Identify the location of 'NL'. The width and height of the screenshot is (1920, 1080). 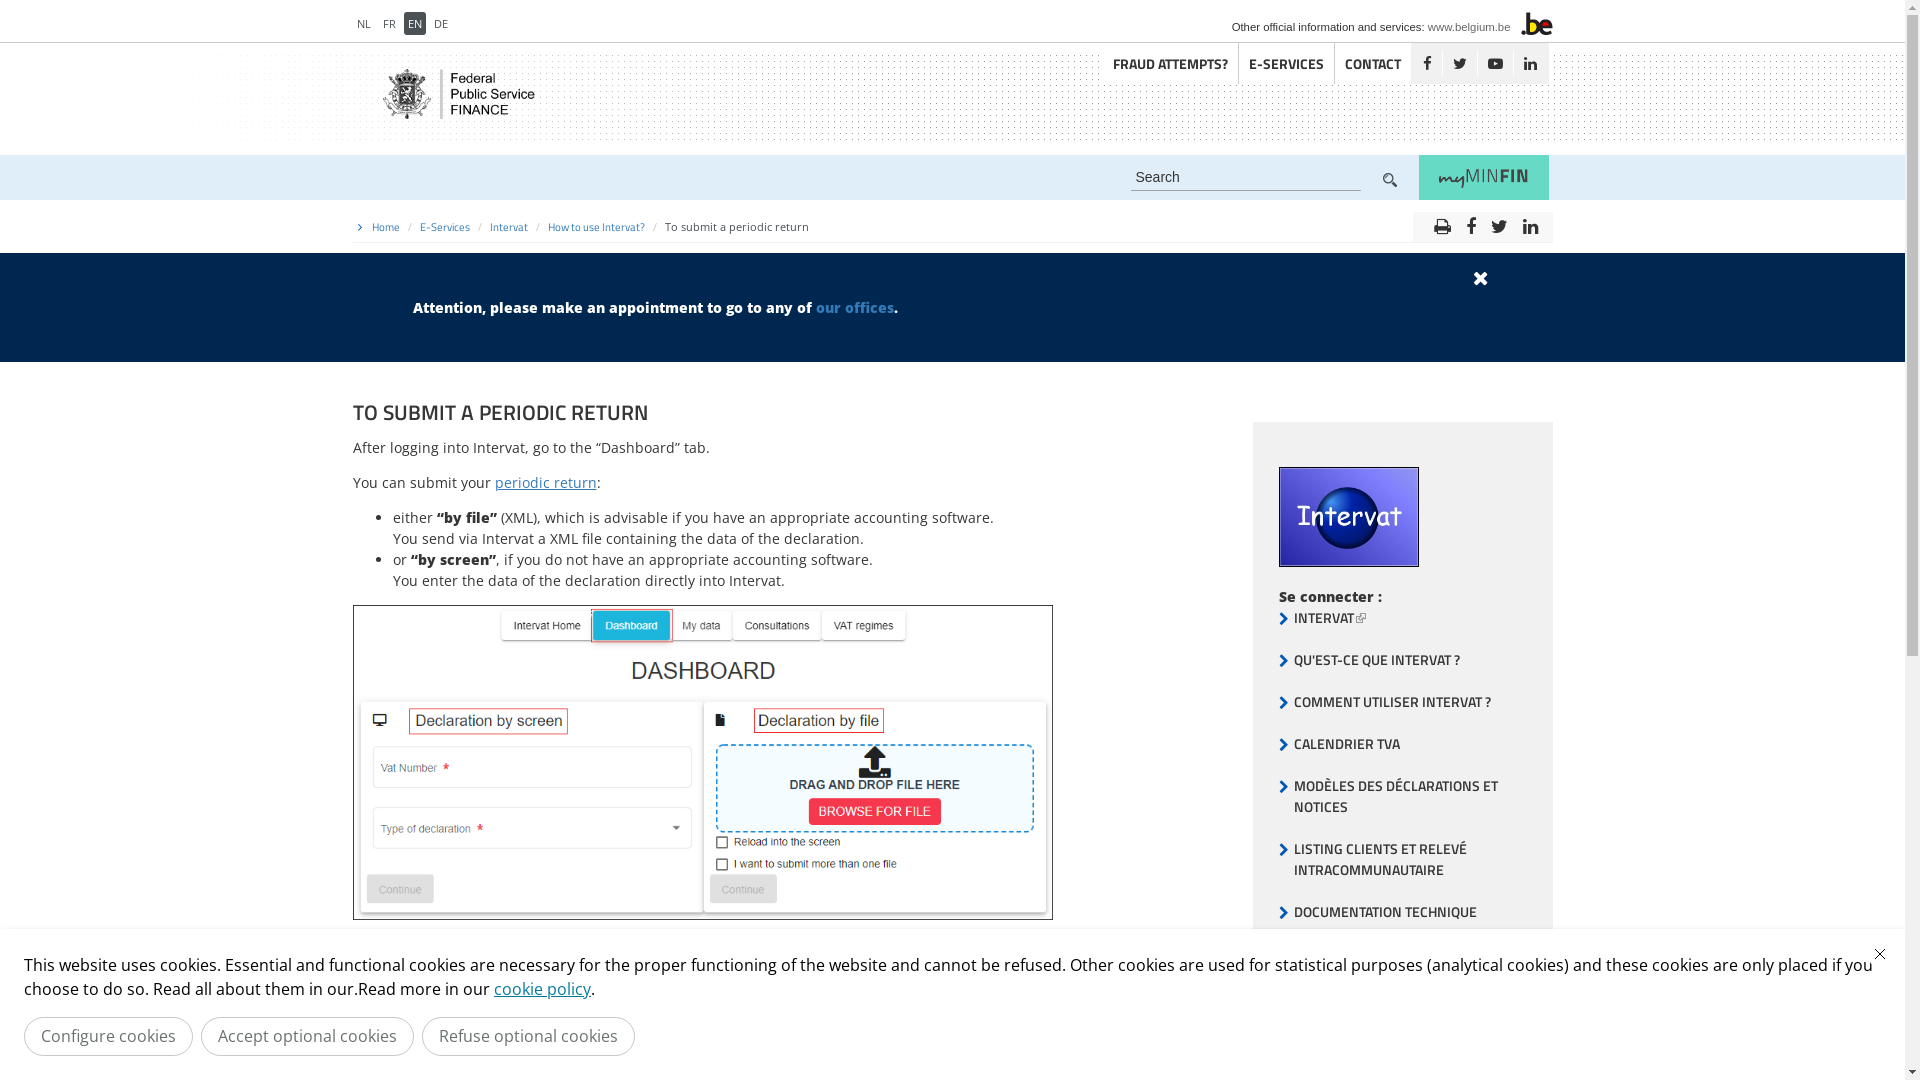
(363, 23).